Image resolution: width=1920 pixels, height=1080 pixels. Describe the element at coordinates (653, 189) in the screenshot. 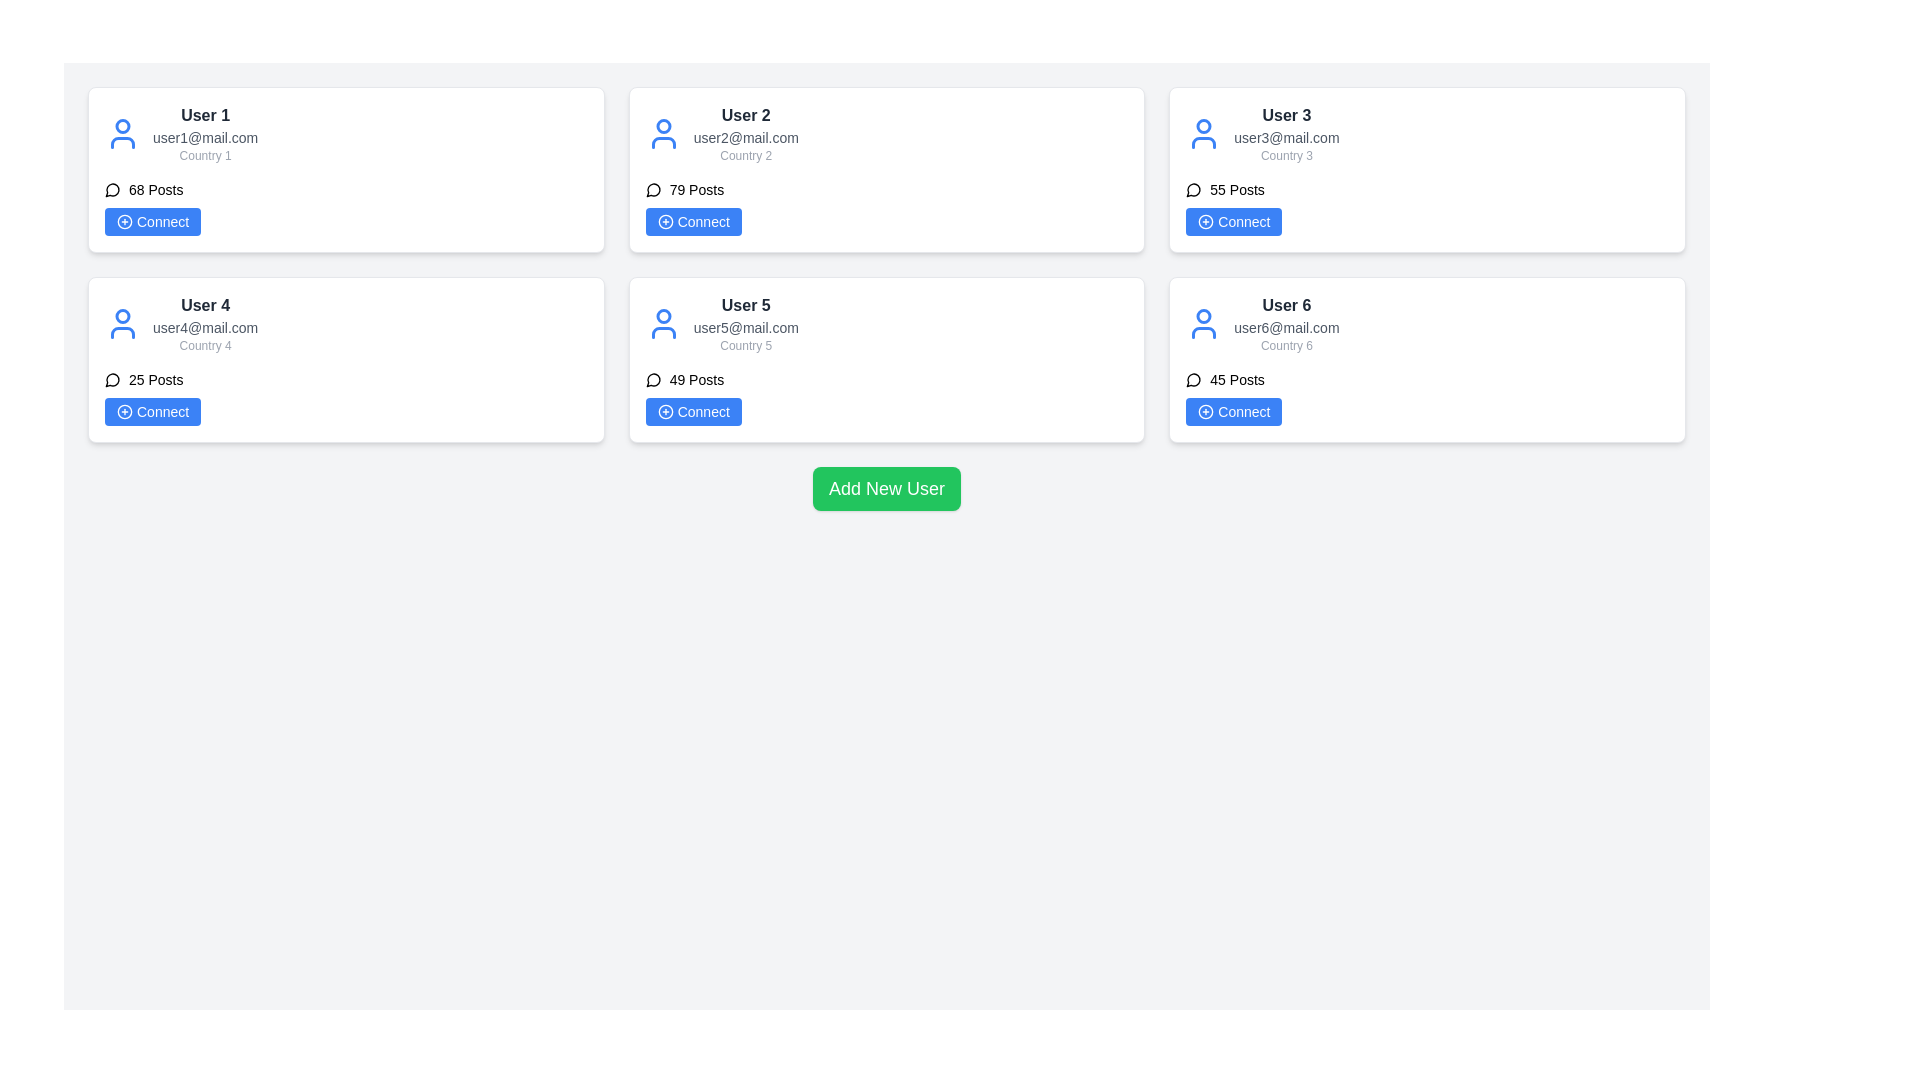

I see `the icon associated with '79 Posts' located in the top section of User 2's card, positioned to the left of the text` at that location.